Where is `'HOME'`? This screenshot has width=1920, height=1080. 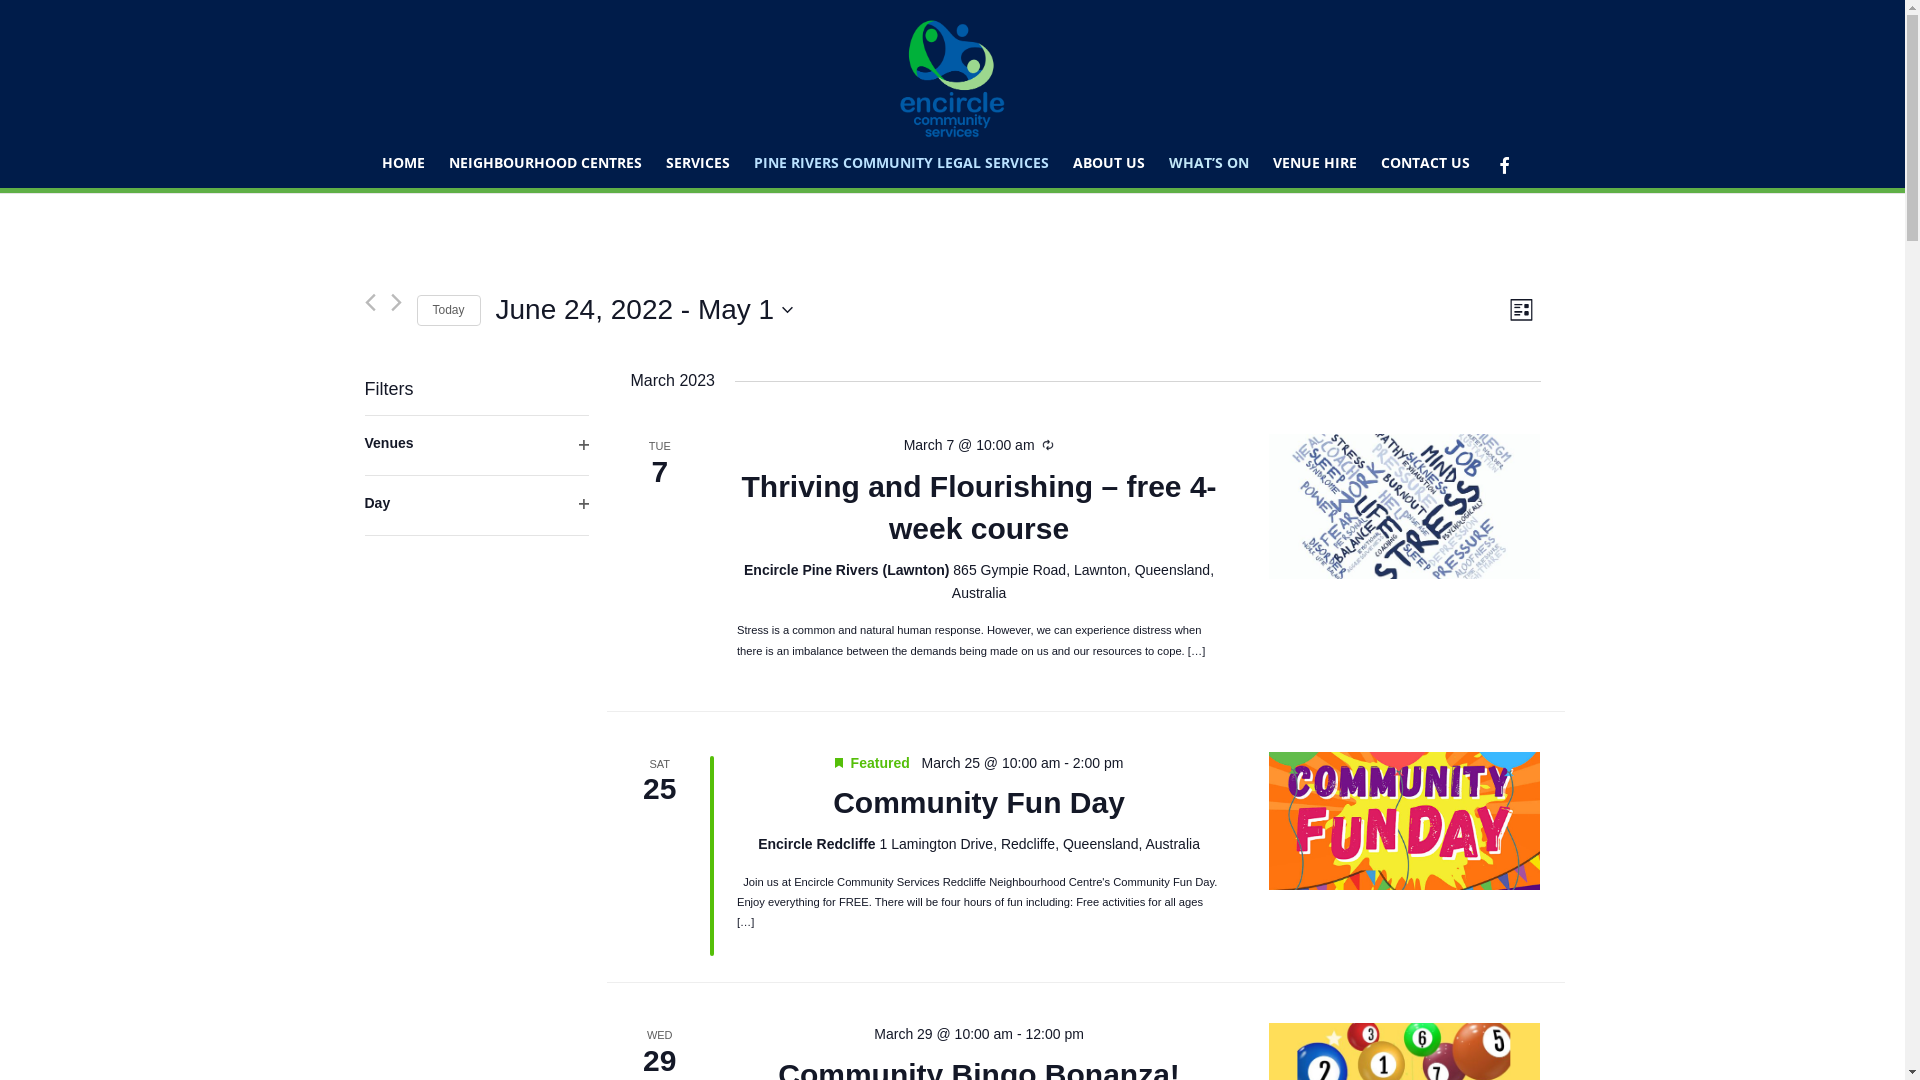
'HOME' is located at coordinates (369, 161).